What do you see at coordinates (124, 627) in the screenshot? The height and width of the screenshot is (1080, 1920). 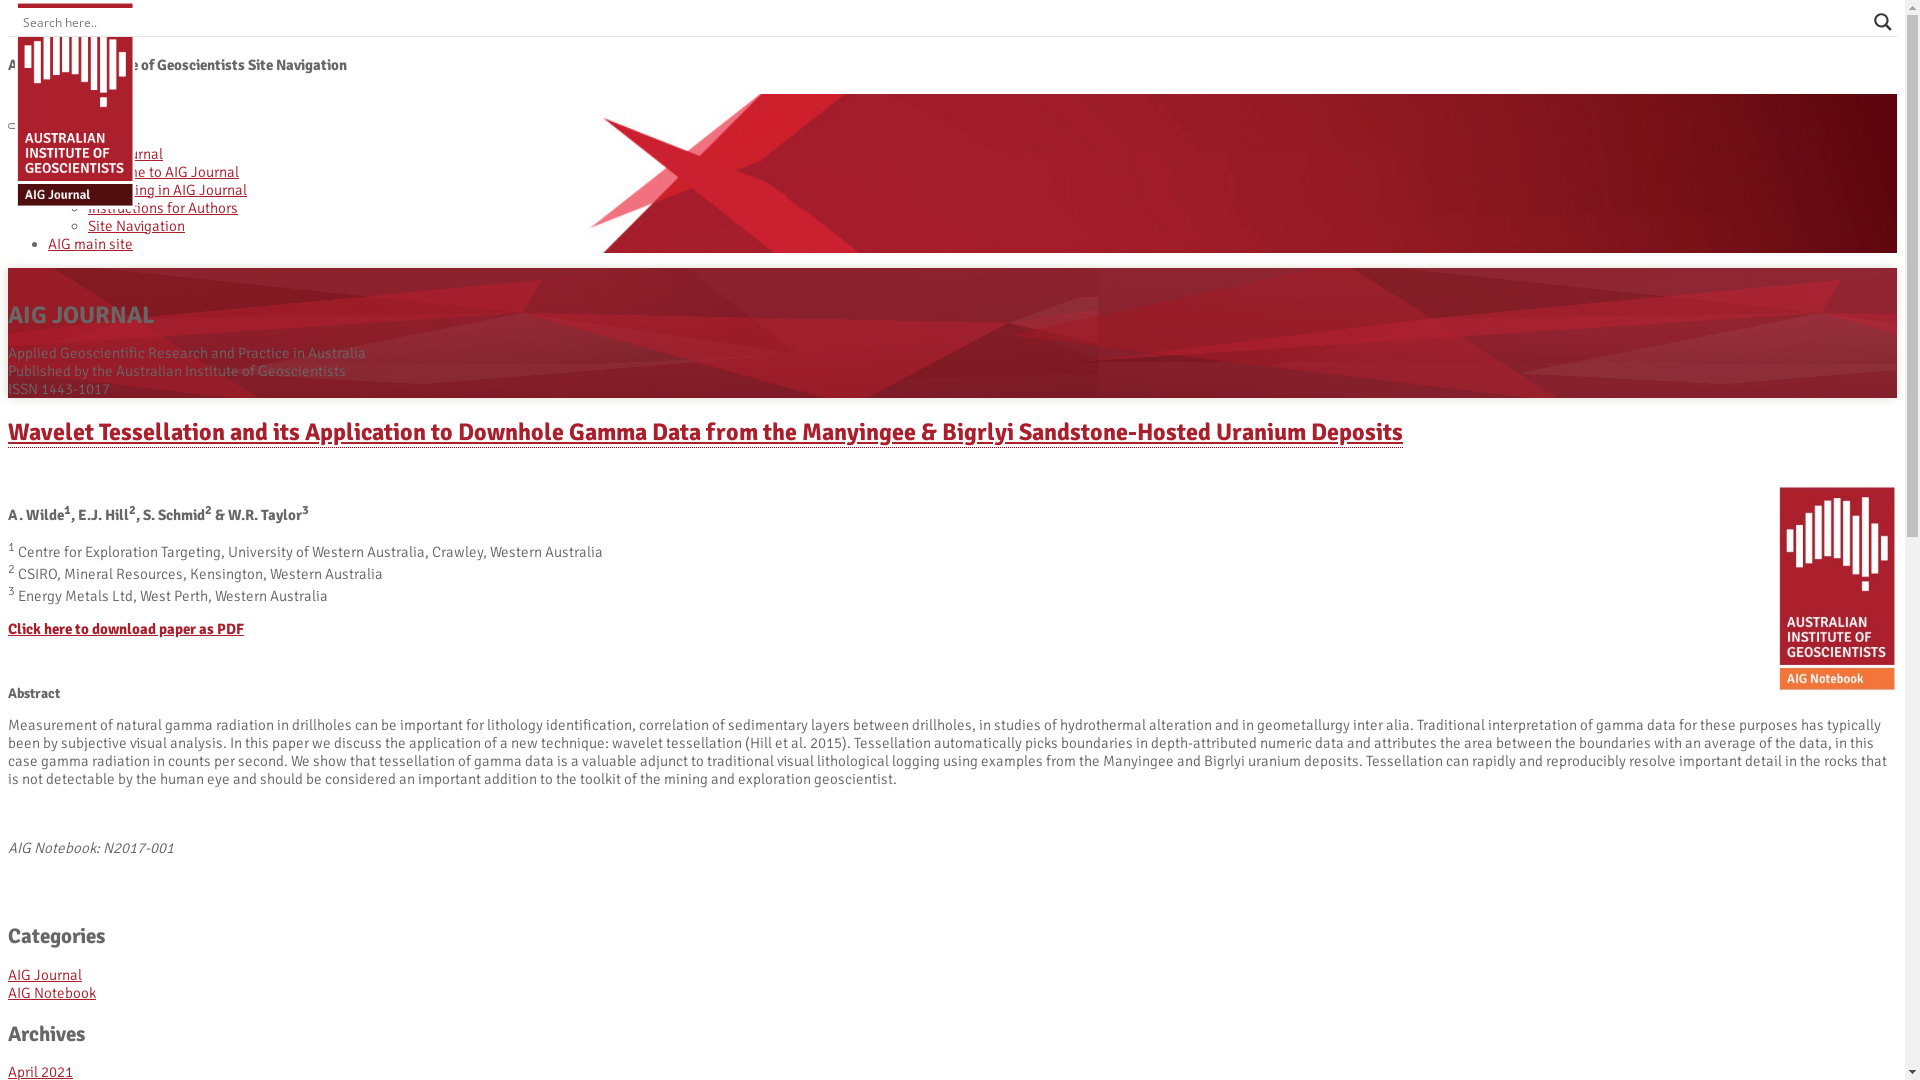 I see `'Click here to download paper as PDF'` at bounding box center [124, 627].